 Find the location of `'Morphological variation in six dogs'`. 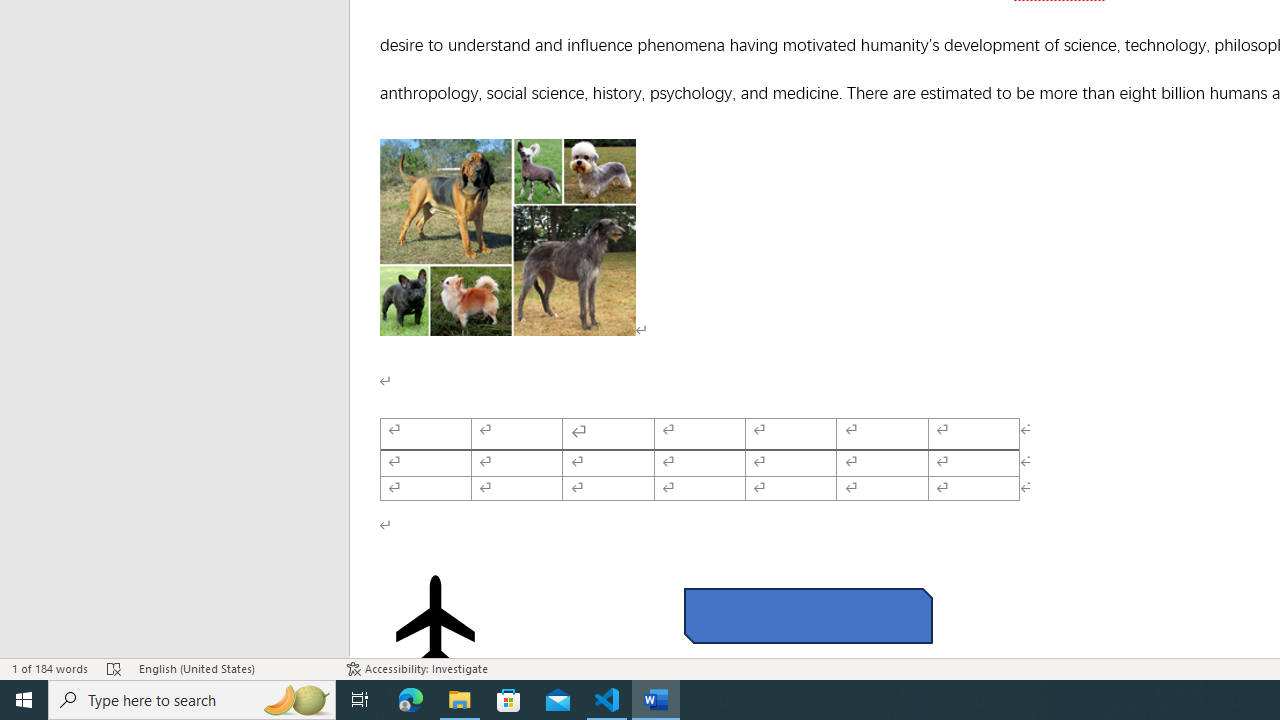

'Morphological variation in six dogs' is located at coordinates (508, 236).